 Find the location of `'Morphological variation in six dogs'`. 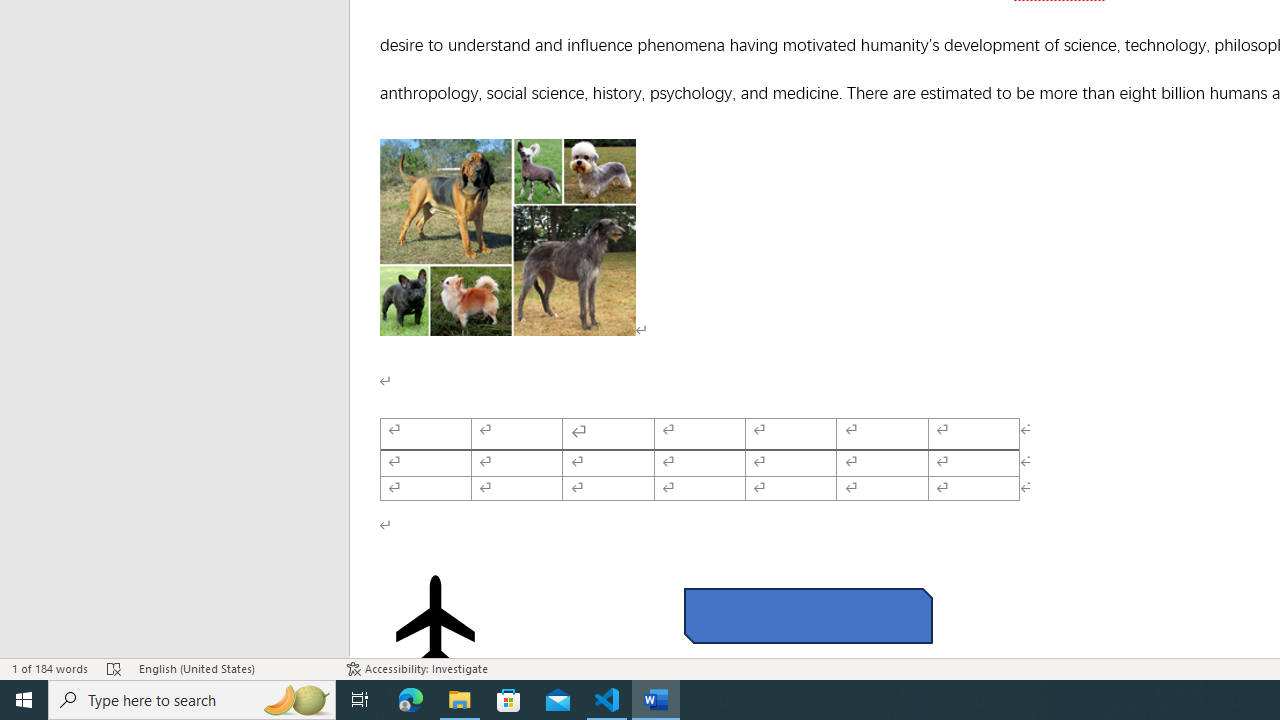

'Morphological variation in six dogs' is located at coordinates (508, 236).